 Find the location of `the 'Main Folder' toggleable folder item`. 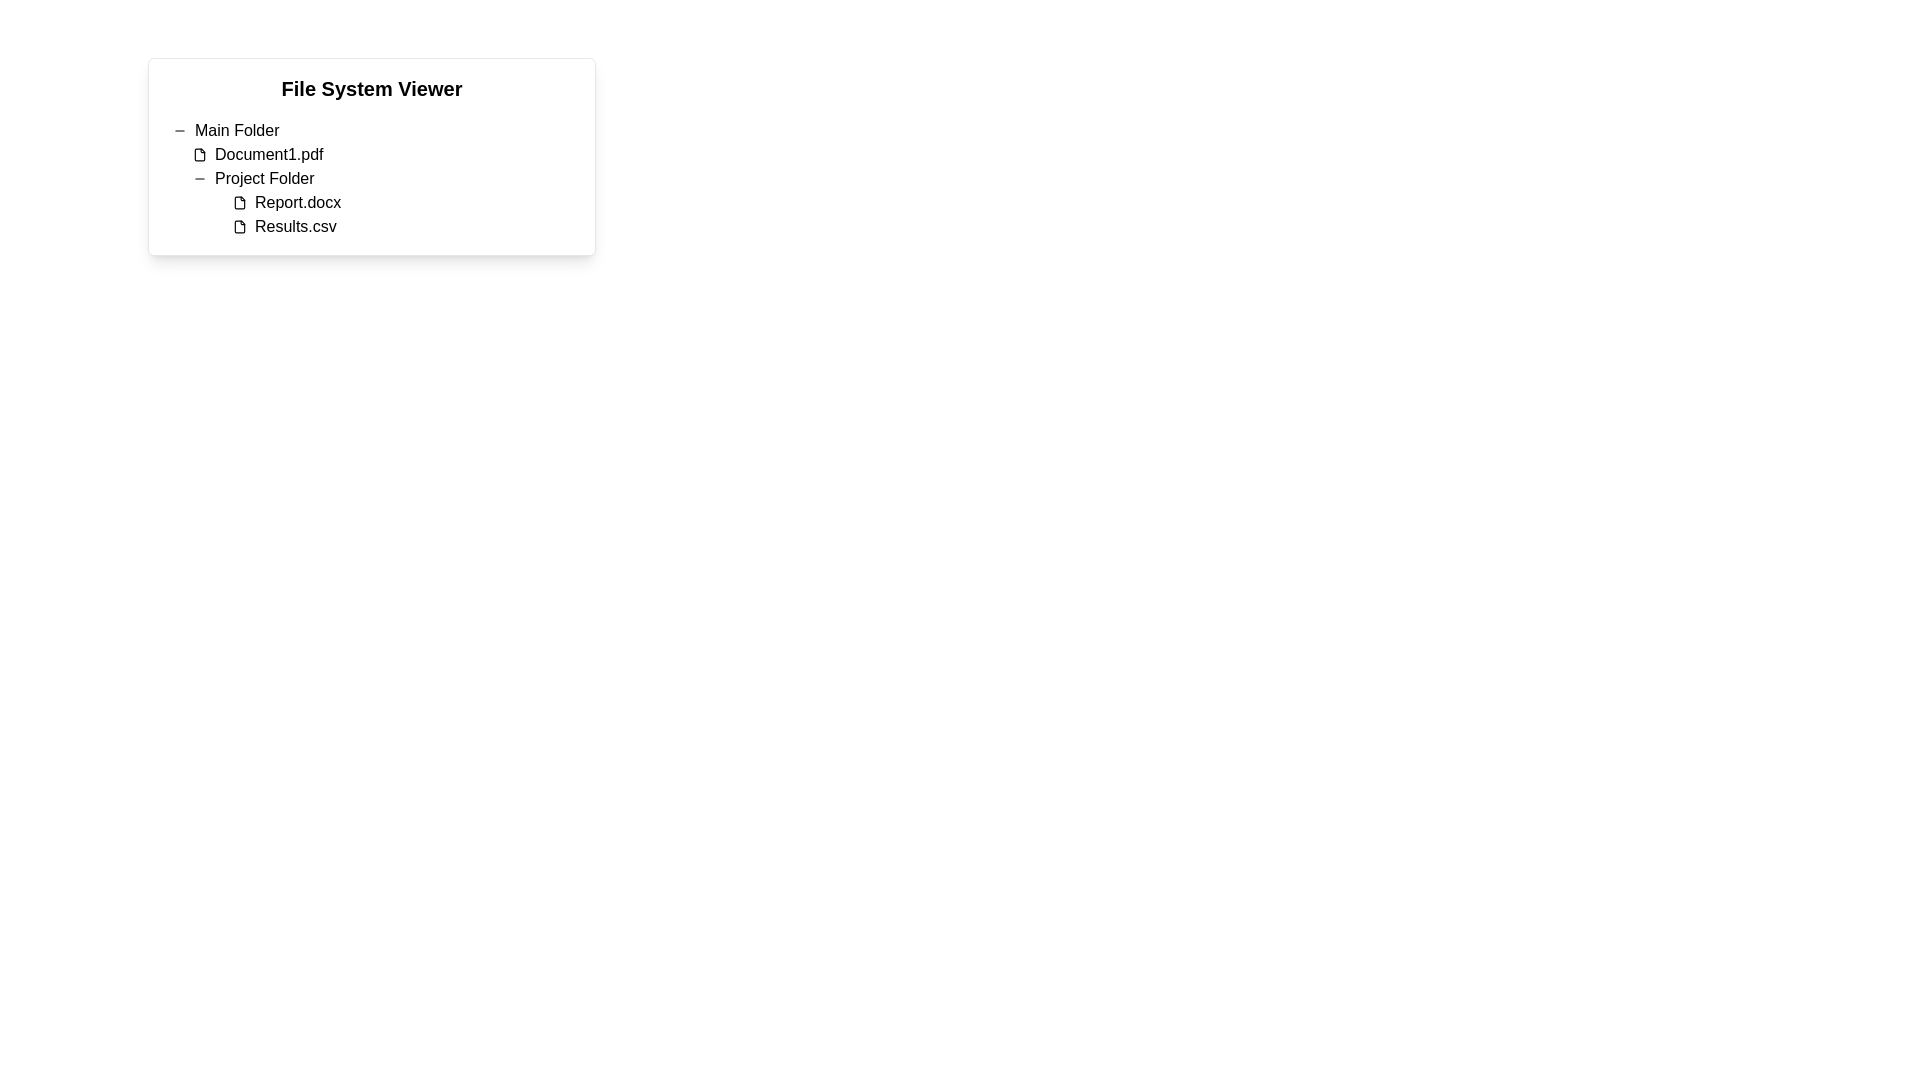

the 'Main Folder' toggleable folder item is located at coordinates (372, 131).